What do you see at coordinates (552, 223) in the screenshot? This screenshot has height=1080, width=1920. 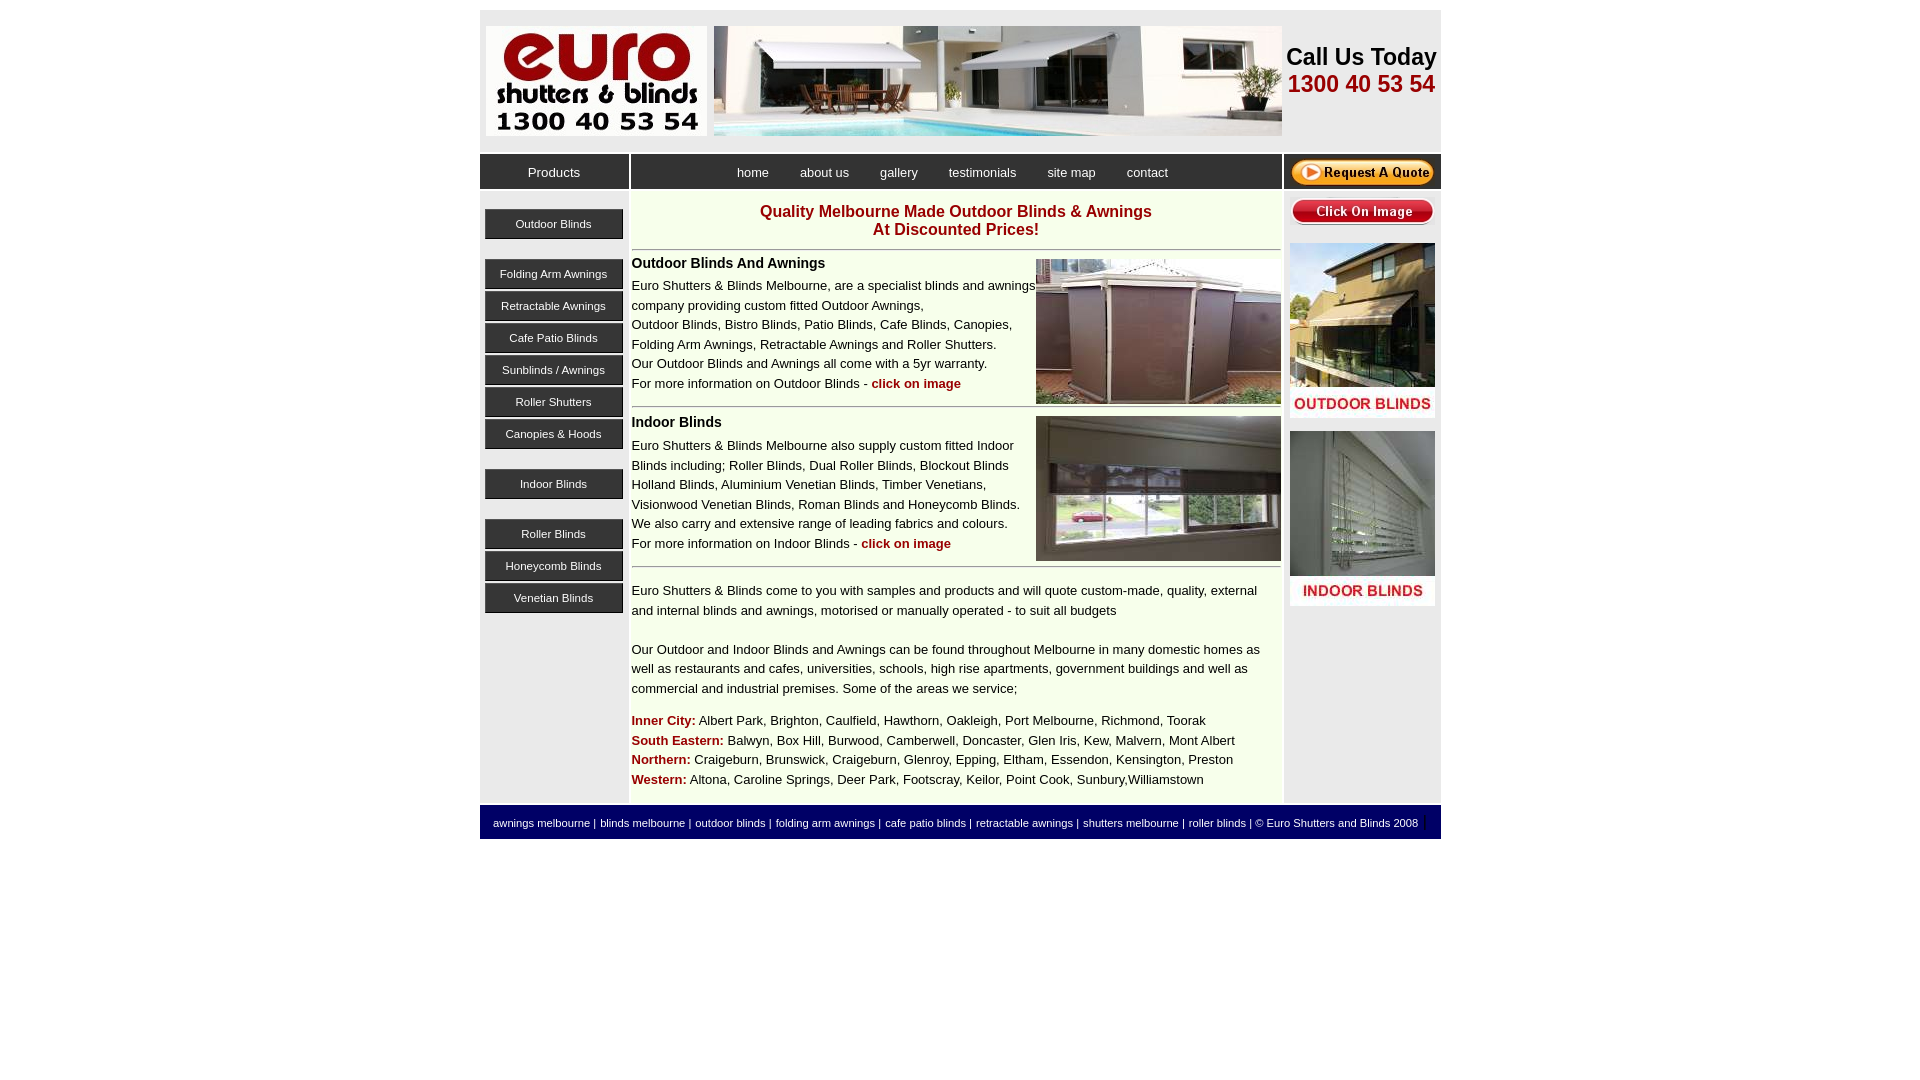 I see `'Outdoor Blinds'` at bounding box center [552, 223].